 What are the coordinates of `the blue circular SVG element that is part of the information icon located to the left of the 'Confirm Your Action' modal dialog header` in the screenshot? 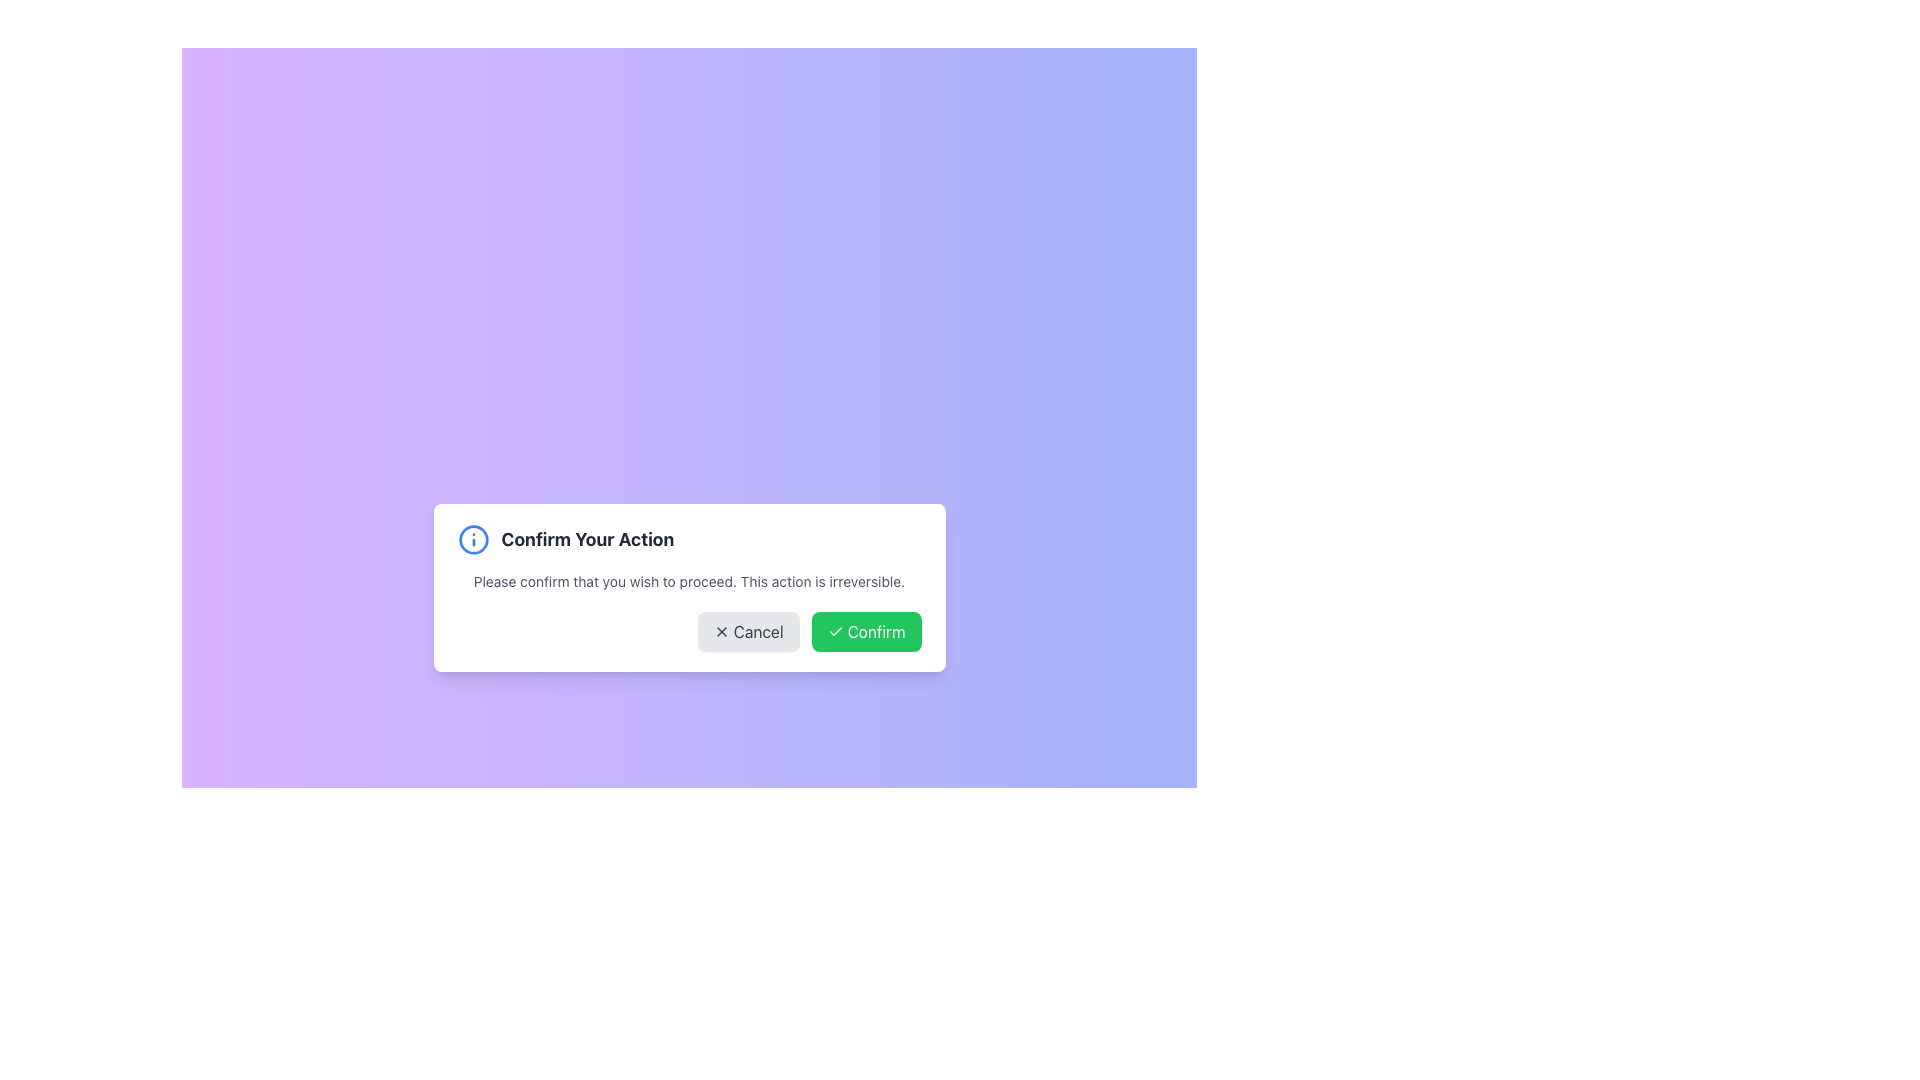 It's located at (472, 540).